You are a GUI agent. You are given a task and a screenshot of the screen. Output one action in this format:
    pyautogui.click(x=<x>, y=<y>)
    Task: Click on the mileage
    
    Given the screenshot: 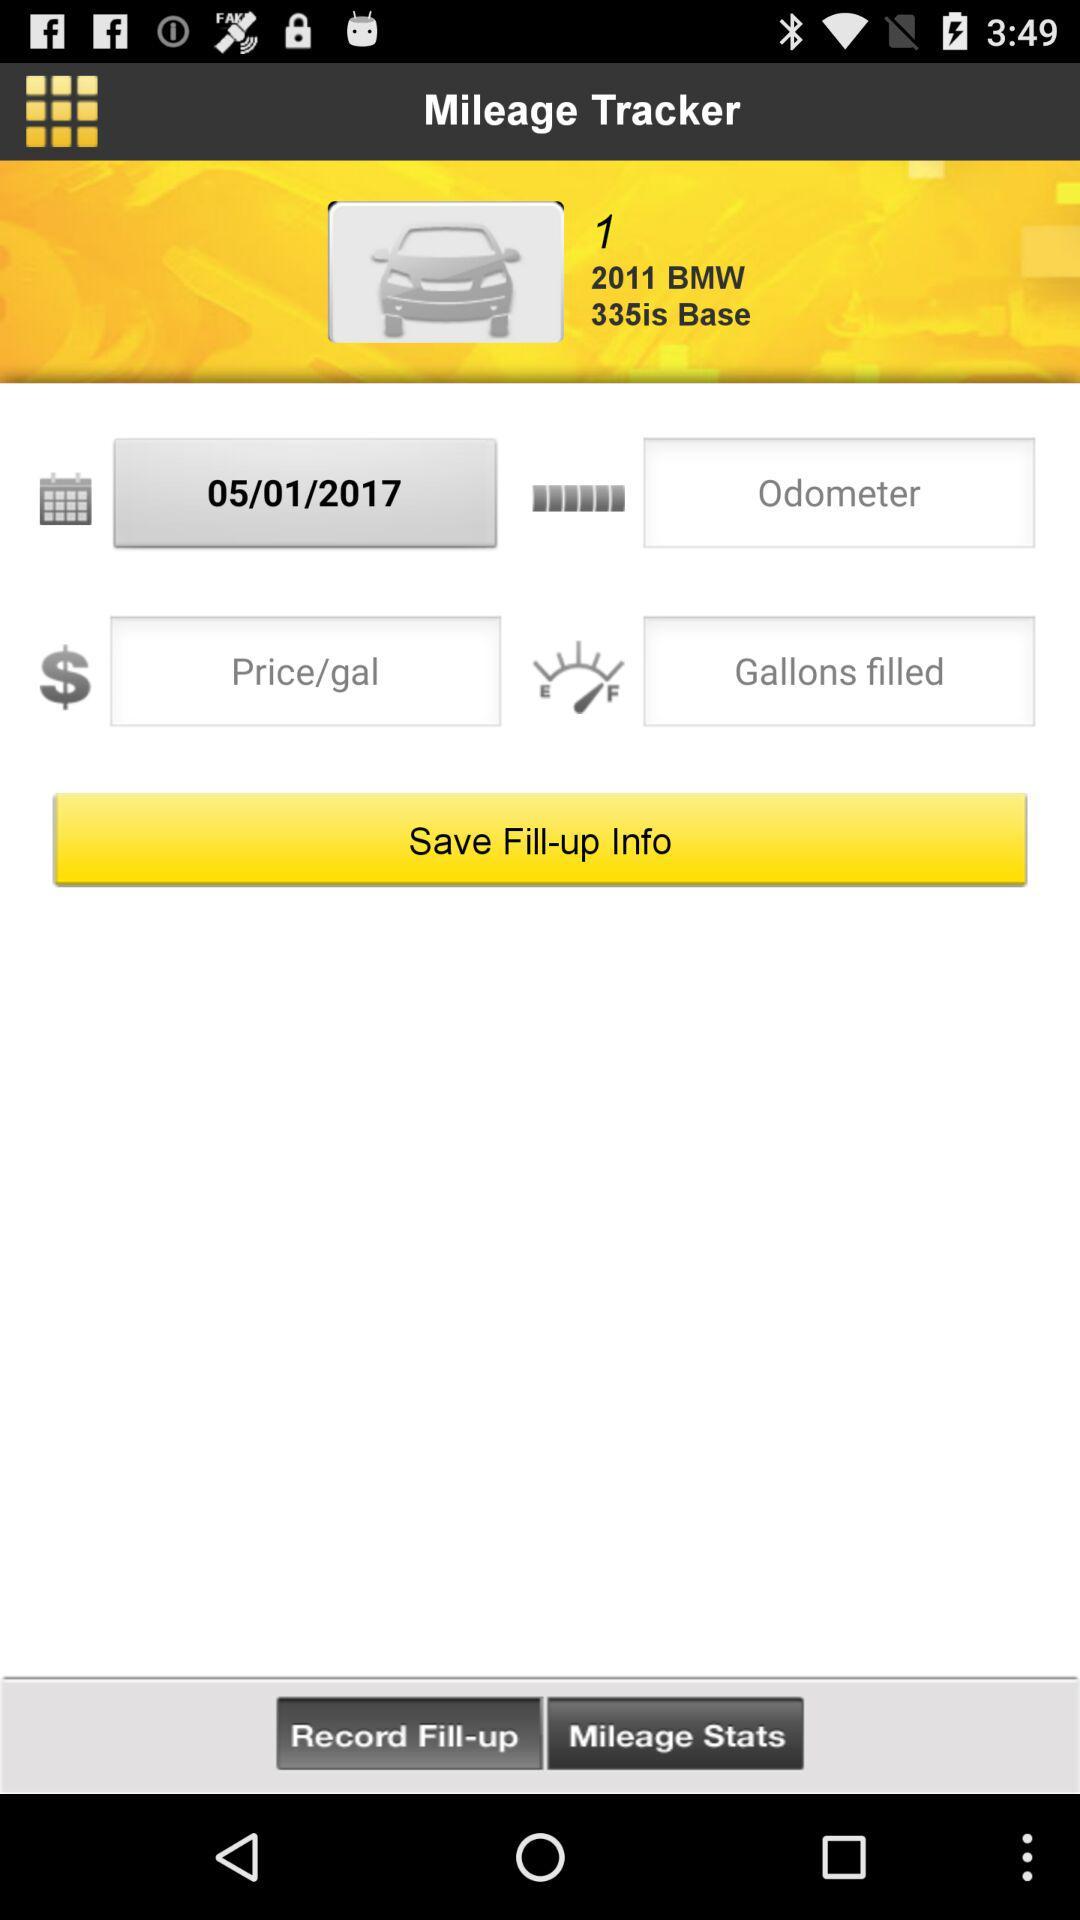 What is the action you would take?
    pyautogui.click(x=839, y=498)
    